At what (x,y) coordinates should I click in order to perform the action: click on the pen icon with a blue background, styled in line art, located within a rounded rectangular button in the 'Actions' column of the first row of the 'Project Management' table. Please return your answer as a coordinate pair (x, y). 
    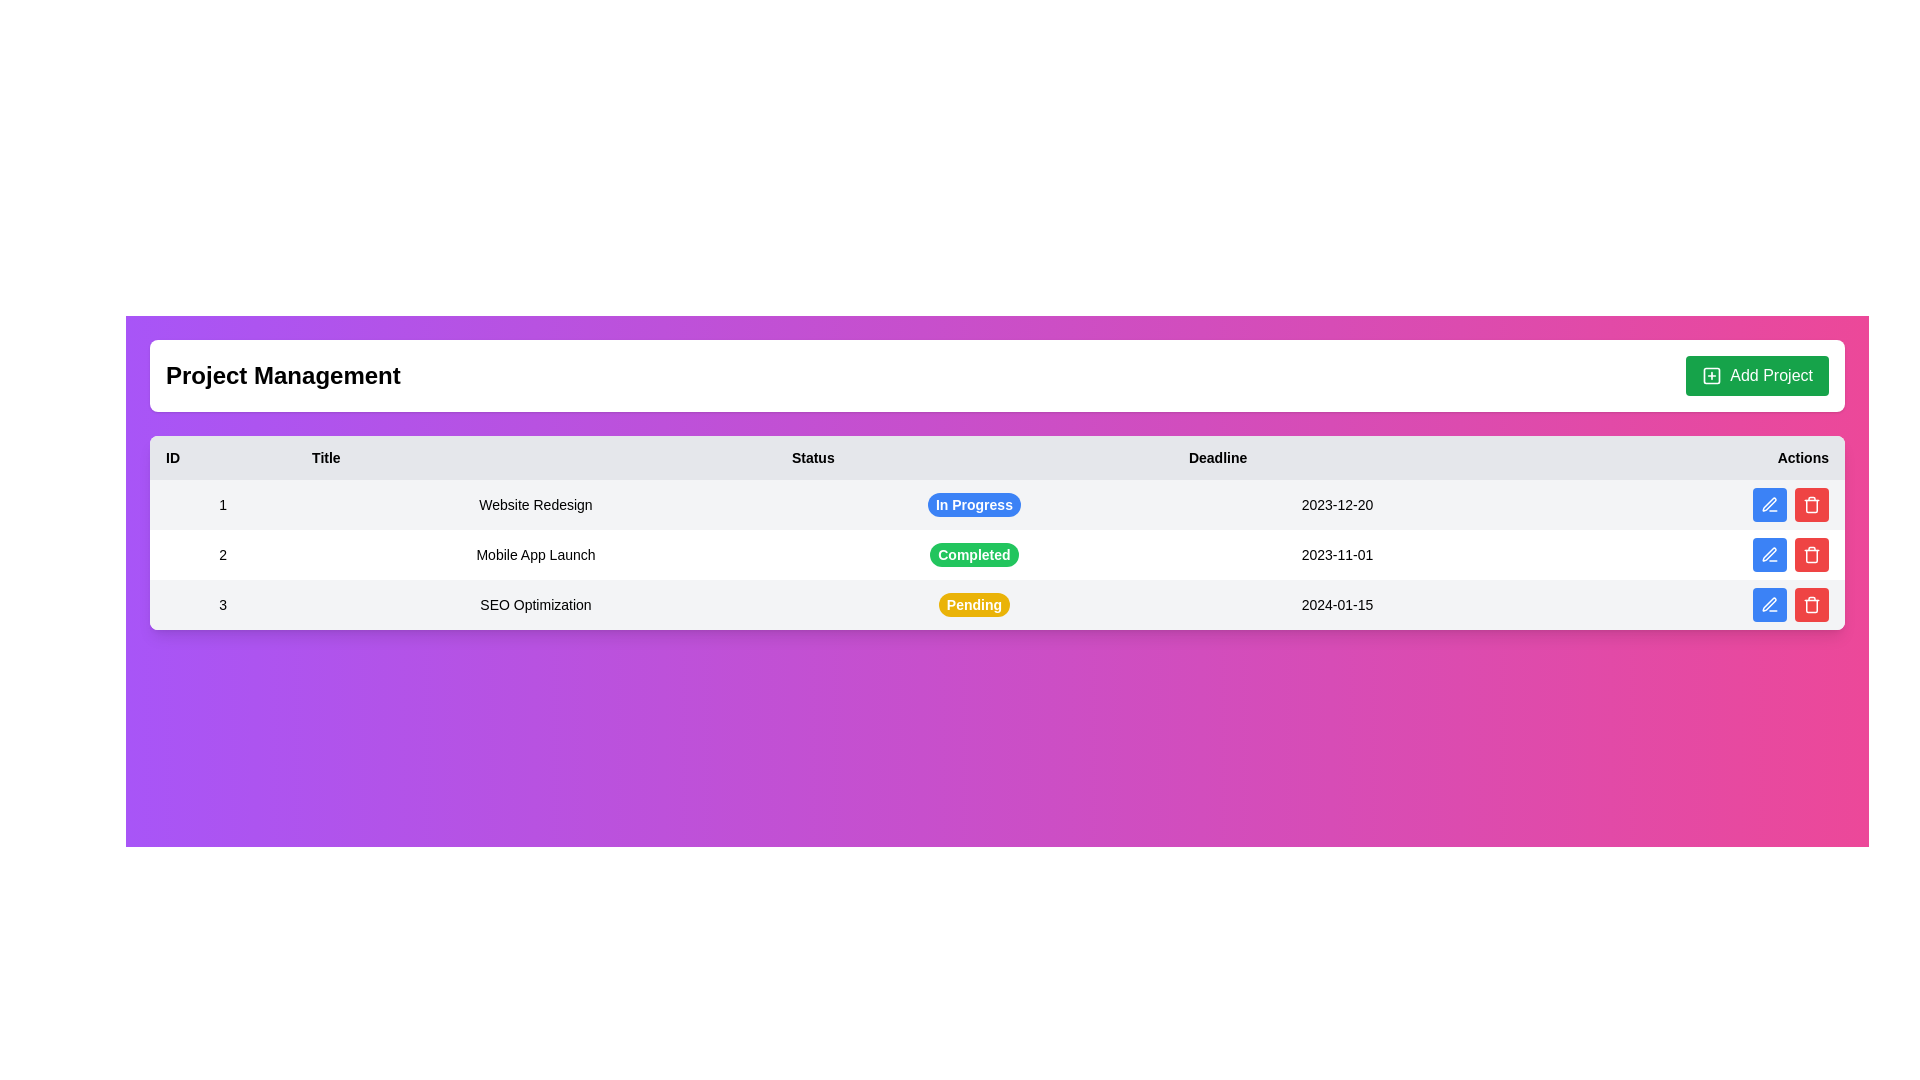
    Looking at the image, I should click on (1770, 504).